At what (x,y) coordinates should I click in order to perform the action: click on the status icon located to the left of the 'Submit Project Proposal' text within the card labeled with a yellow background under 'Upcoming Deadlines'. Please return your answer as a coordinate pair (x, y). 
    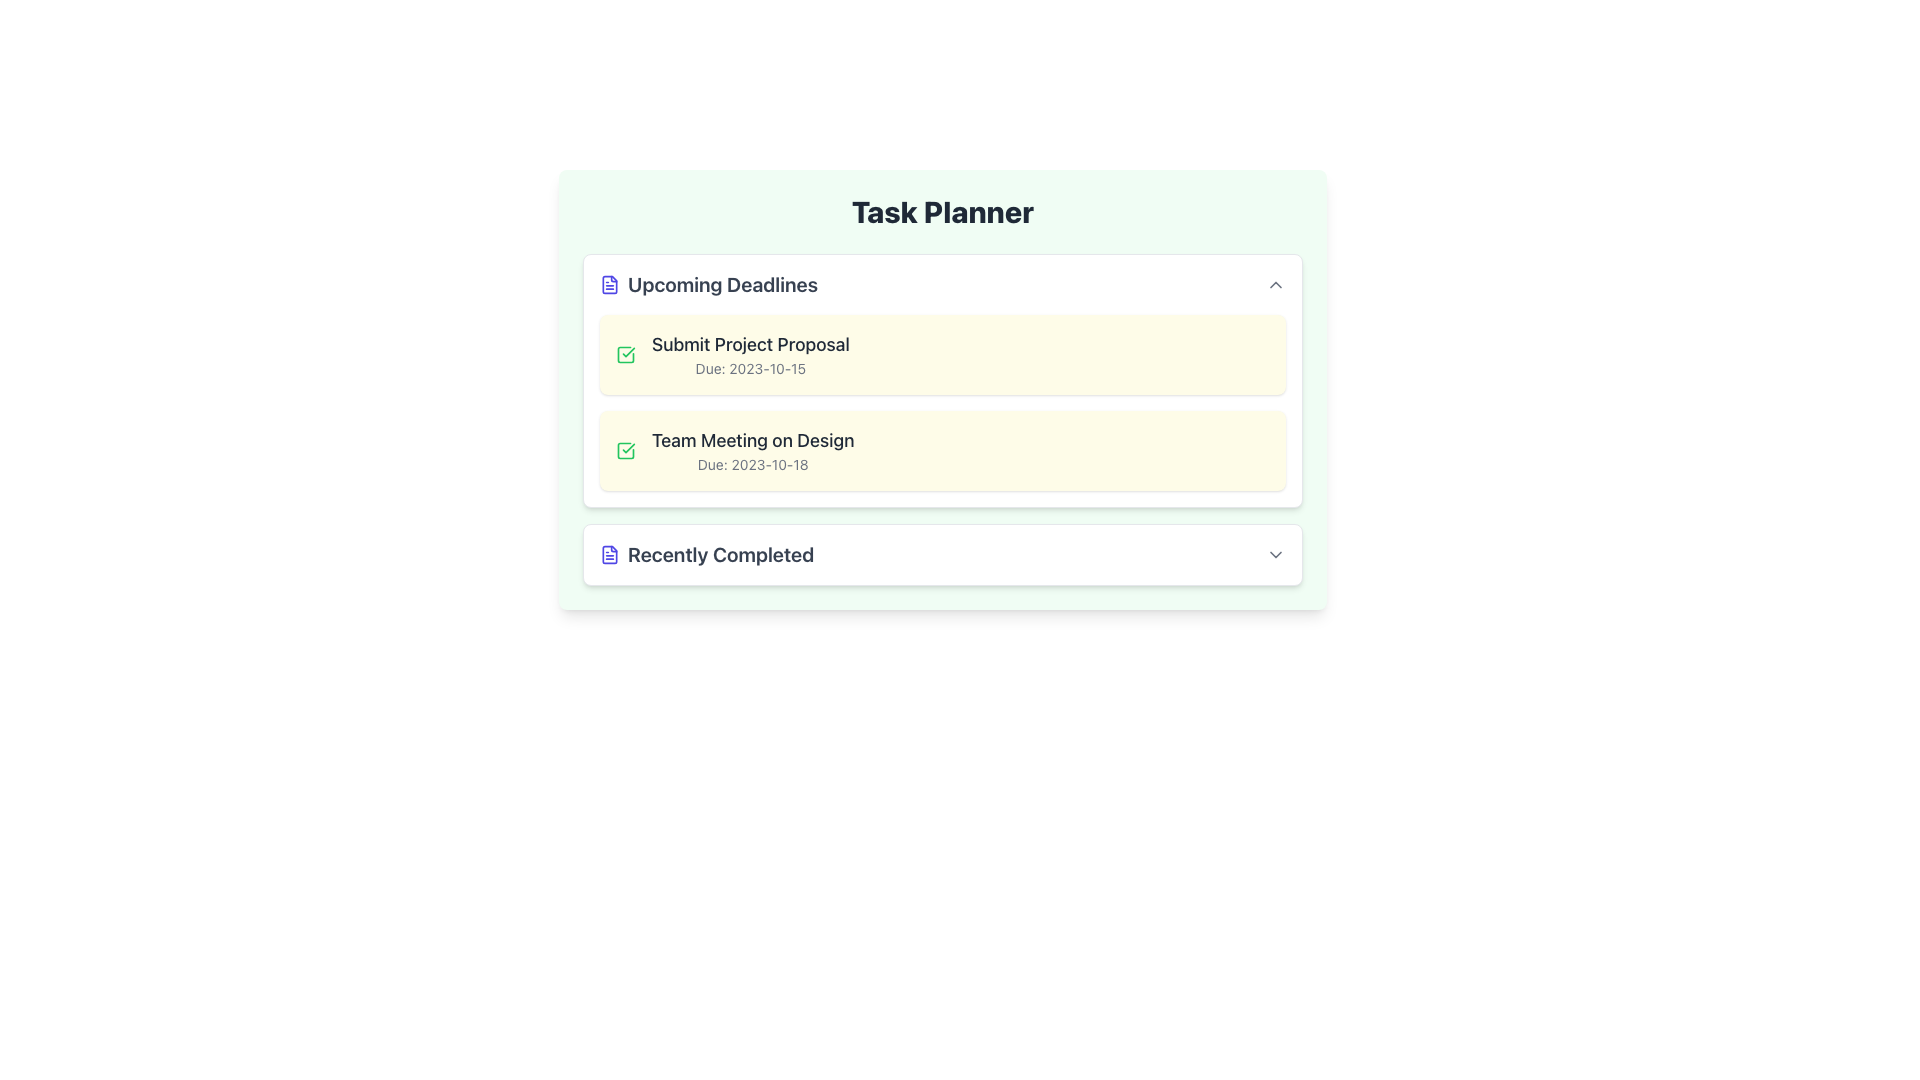
    Looking at the image, I should click on (624, 353).